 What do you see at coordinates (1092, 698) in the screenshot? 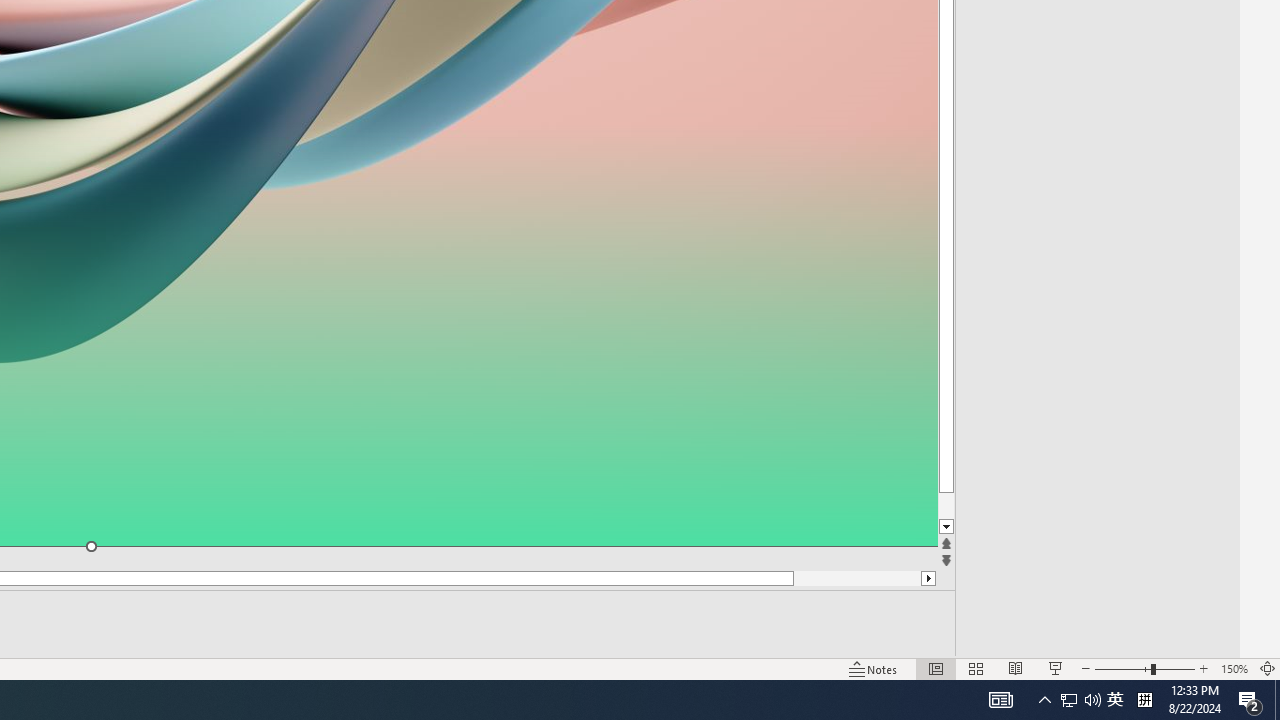
I see `'Q2790: 100%'` at bounding box center [1092, 698].